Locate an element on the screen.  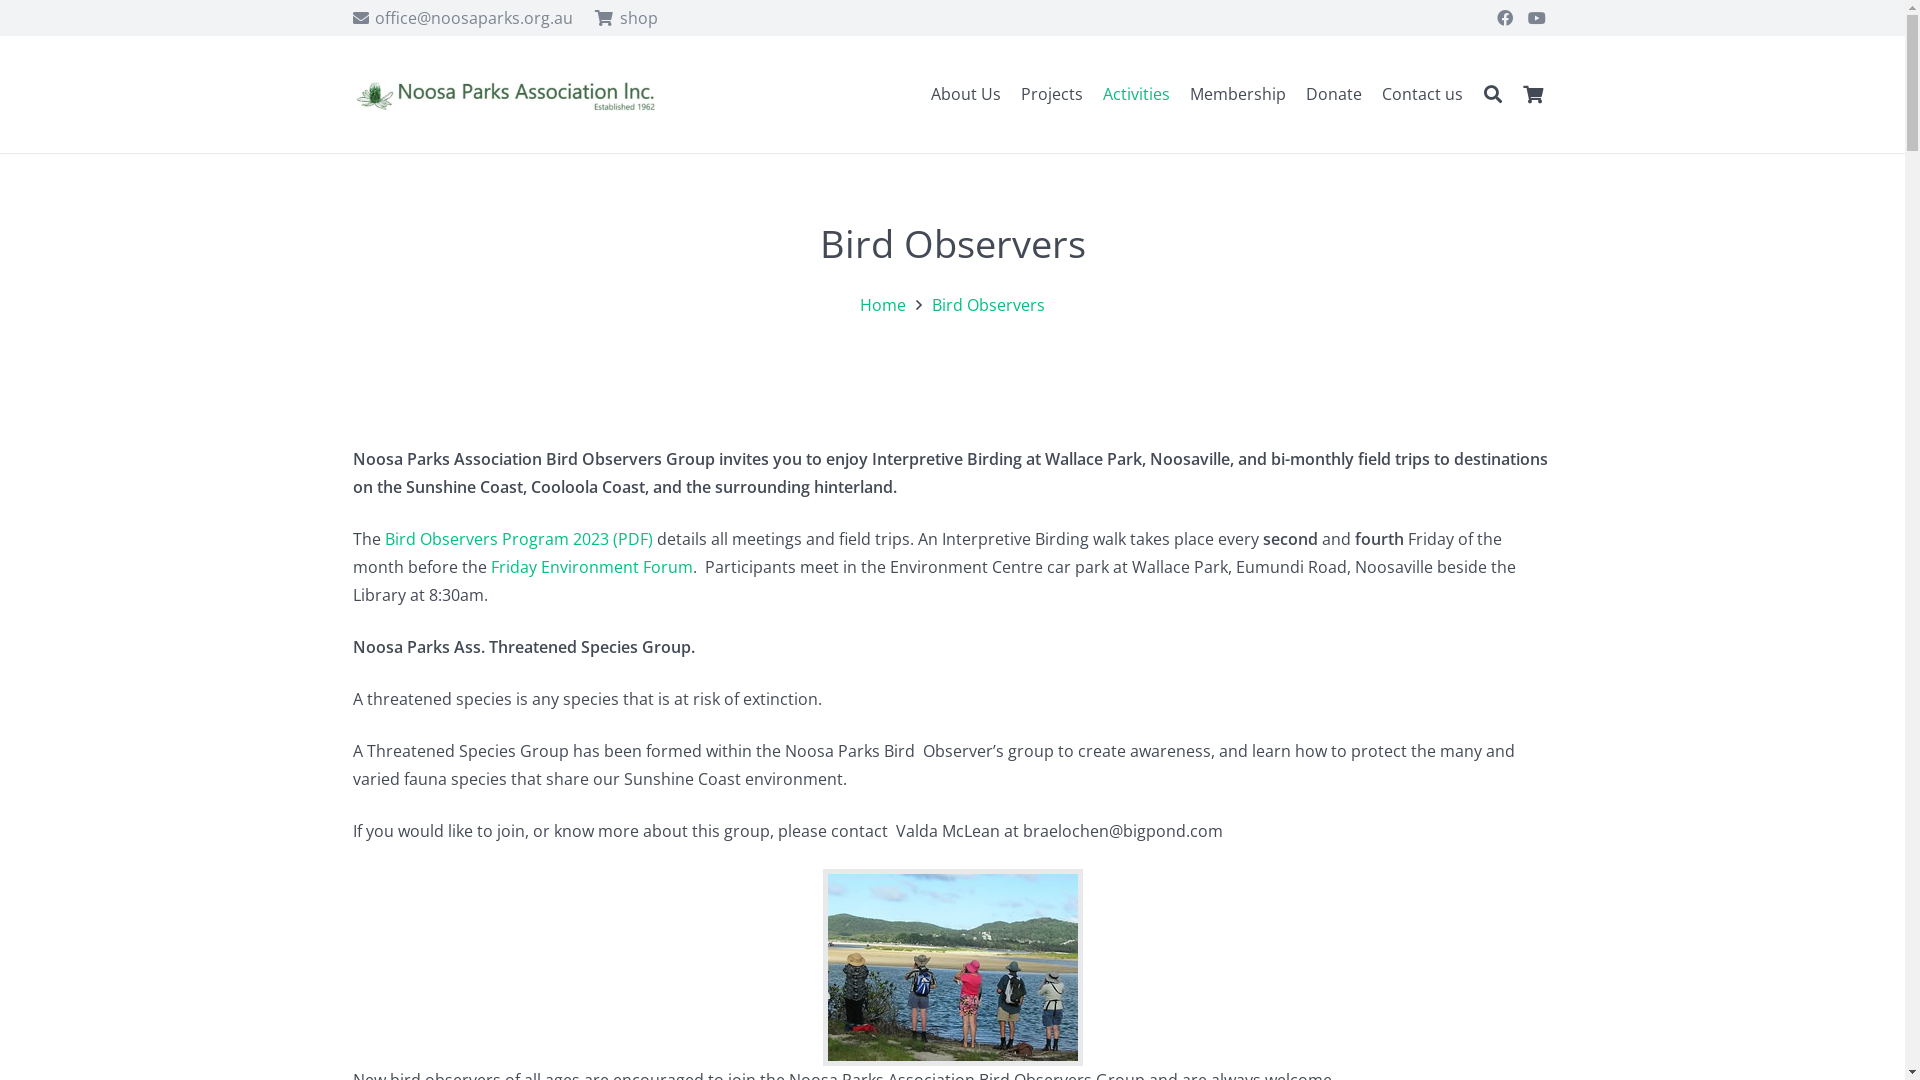
'Projects' is located at coordinates (1050, 94).